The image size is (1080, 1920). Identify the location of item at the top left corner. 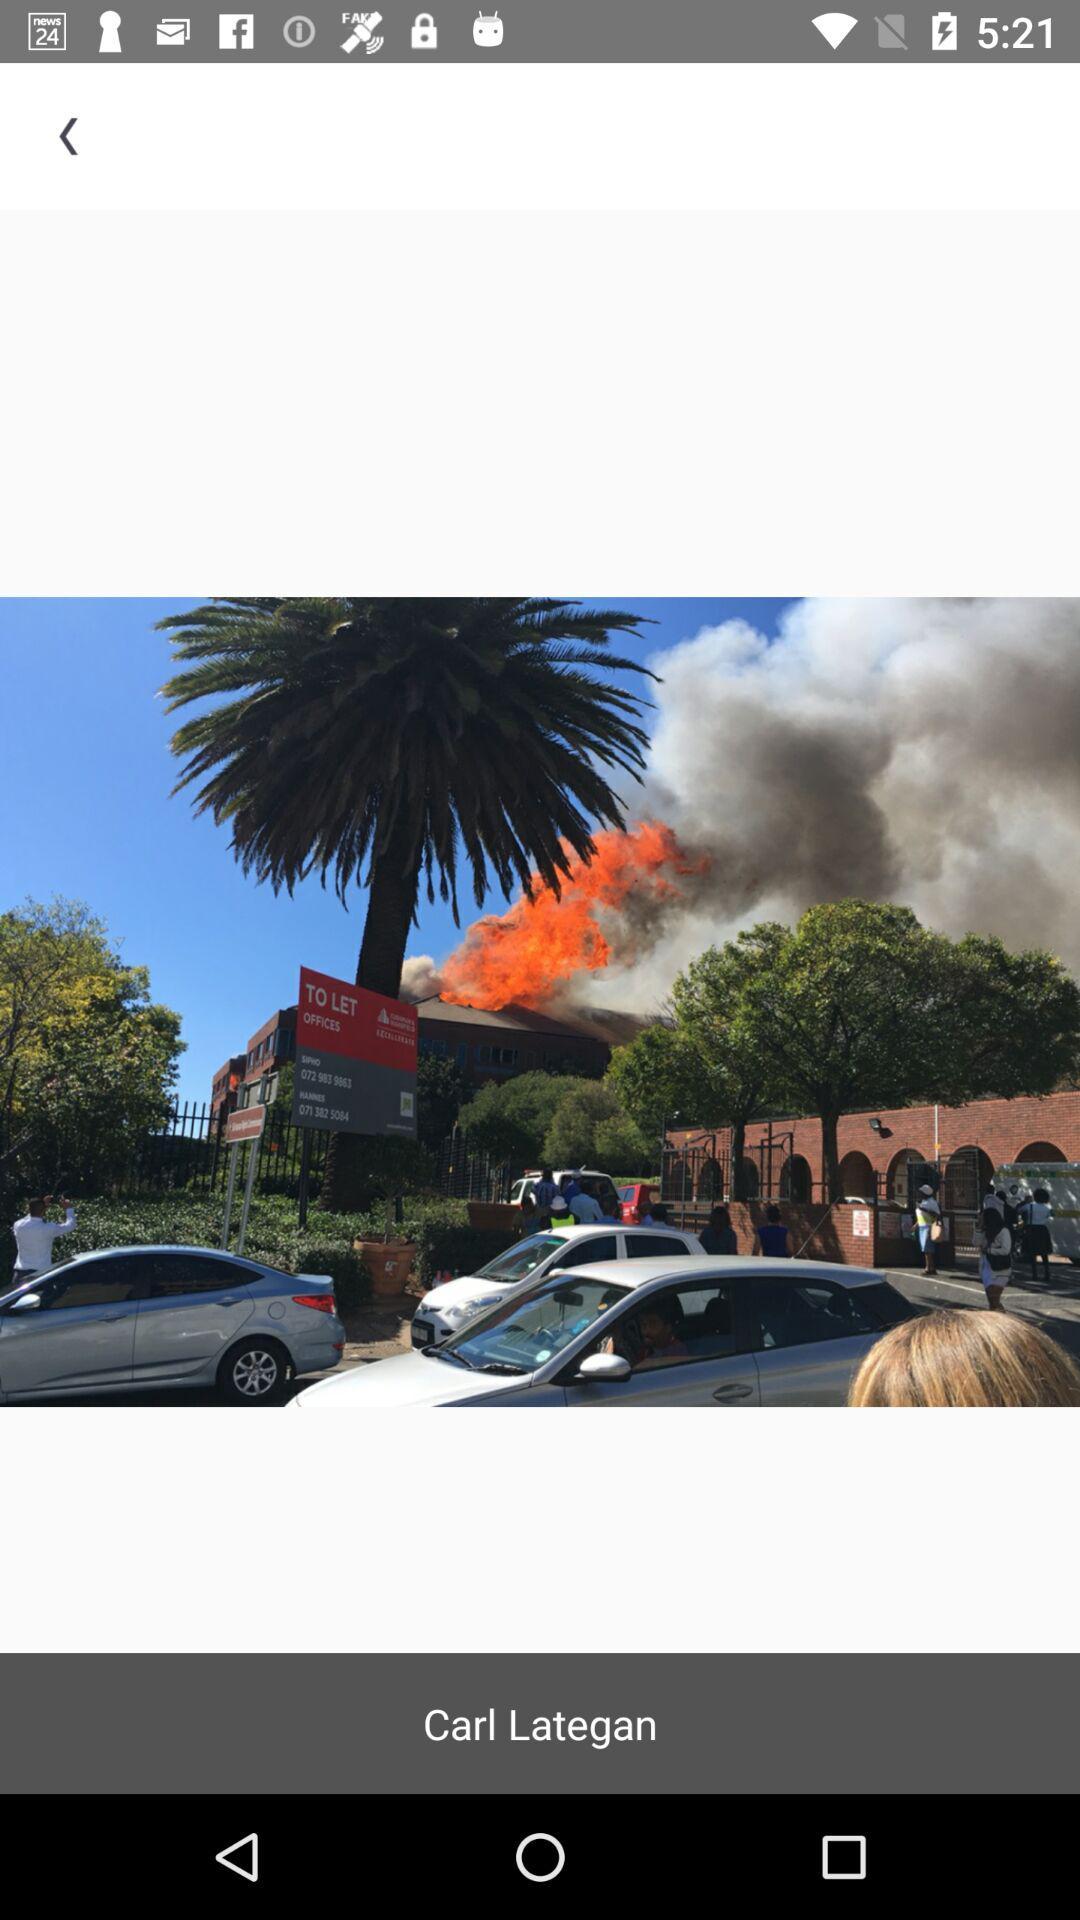
(72, 135).